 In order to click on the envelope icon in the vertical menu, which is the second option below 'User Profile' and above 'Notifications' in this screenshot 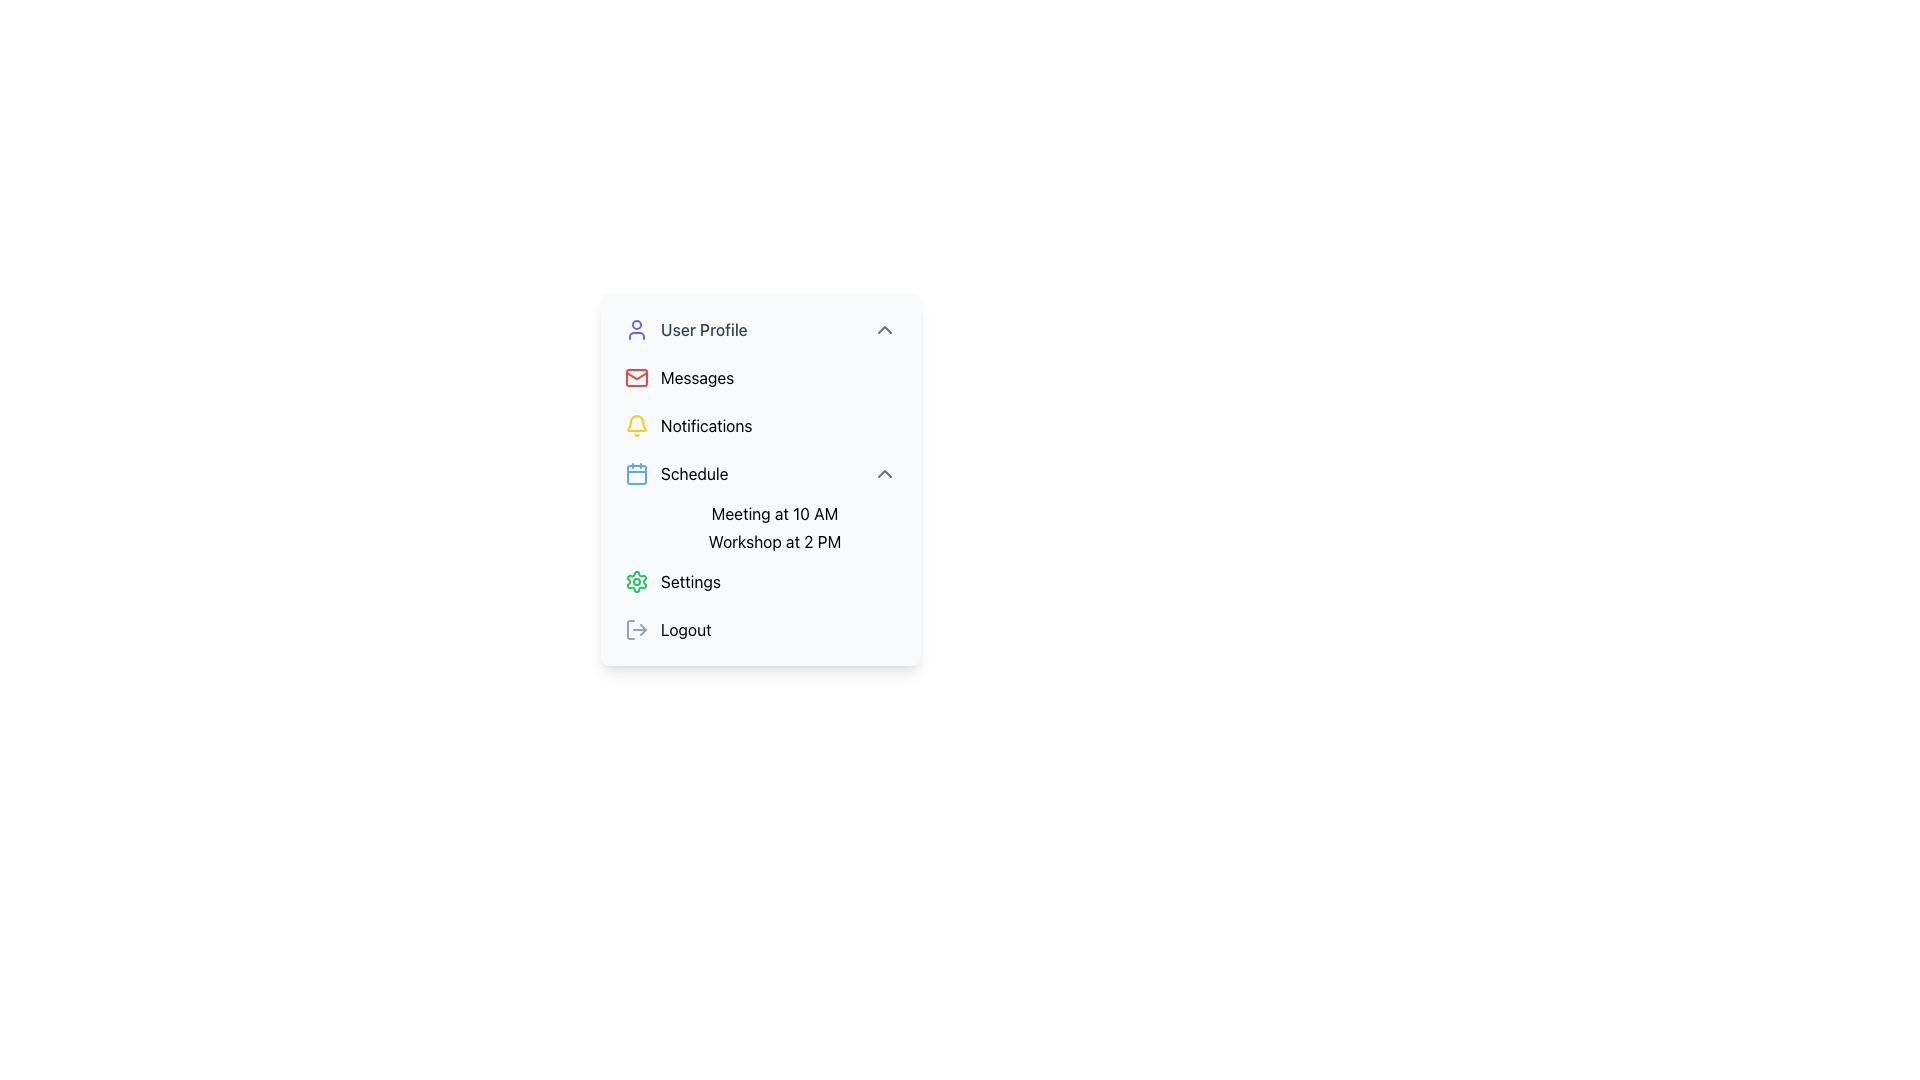, I will do `click(636, 374)`.